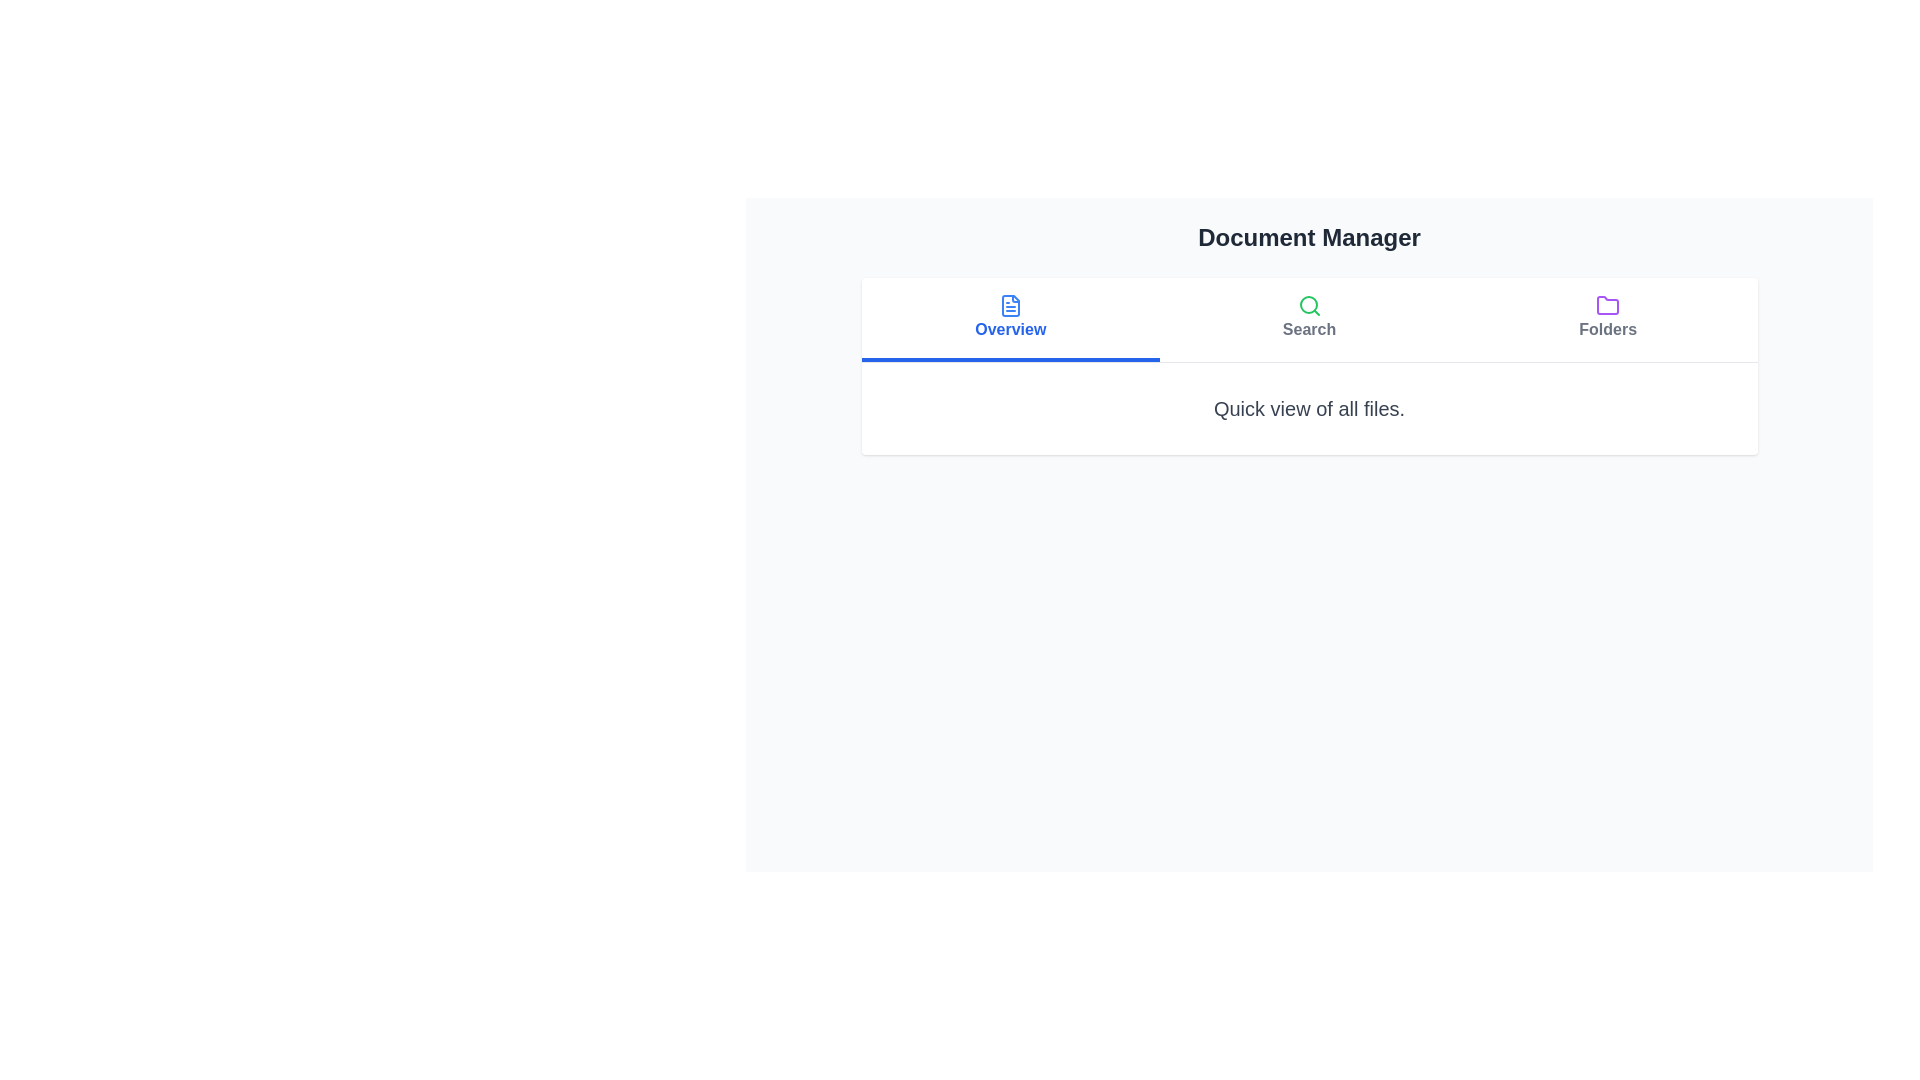 The width and height of the screenshot is (1920, 1080). What do you see at coordinates (1309, 305) in the screenshot?
I see `the circular green magnifying glass icon located in the 'Search' section below the 'Document Manager' header` at bounding box center [1309, 305].